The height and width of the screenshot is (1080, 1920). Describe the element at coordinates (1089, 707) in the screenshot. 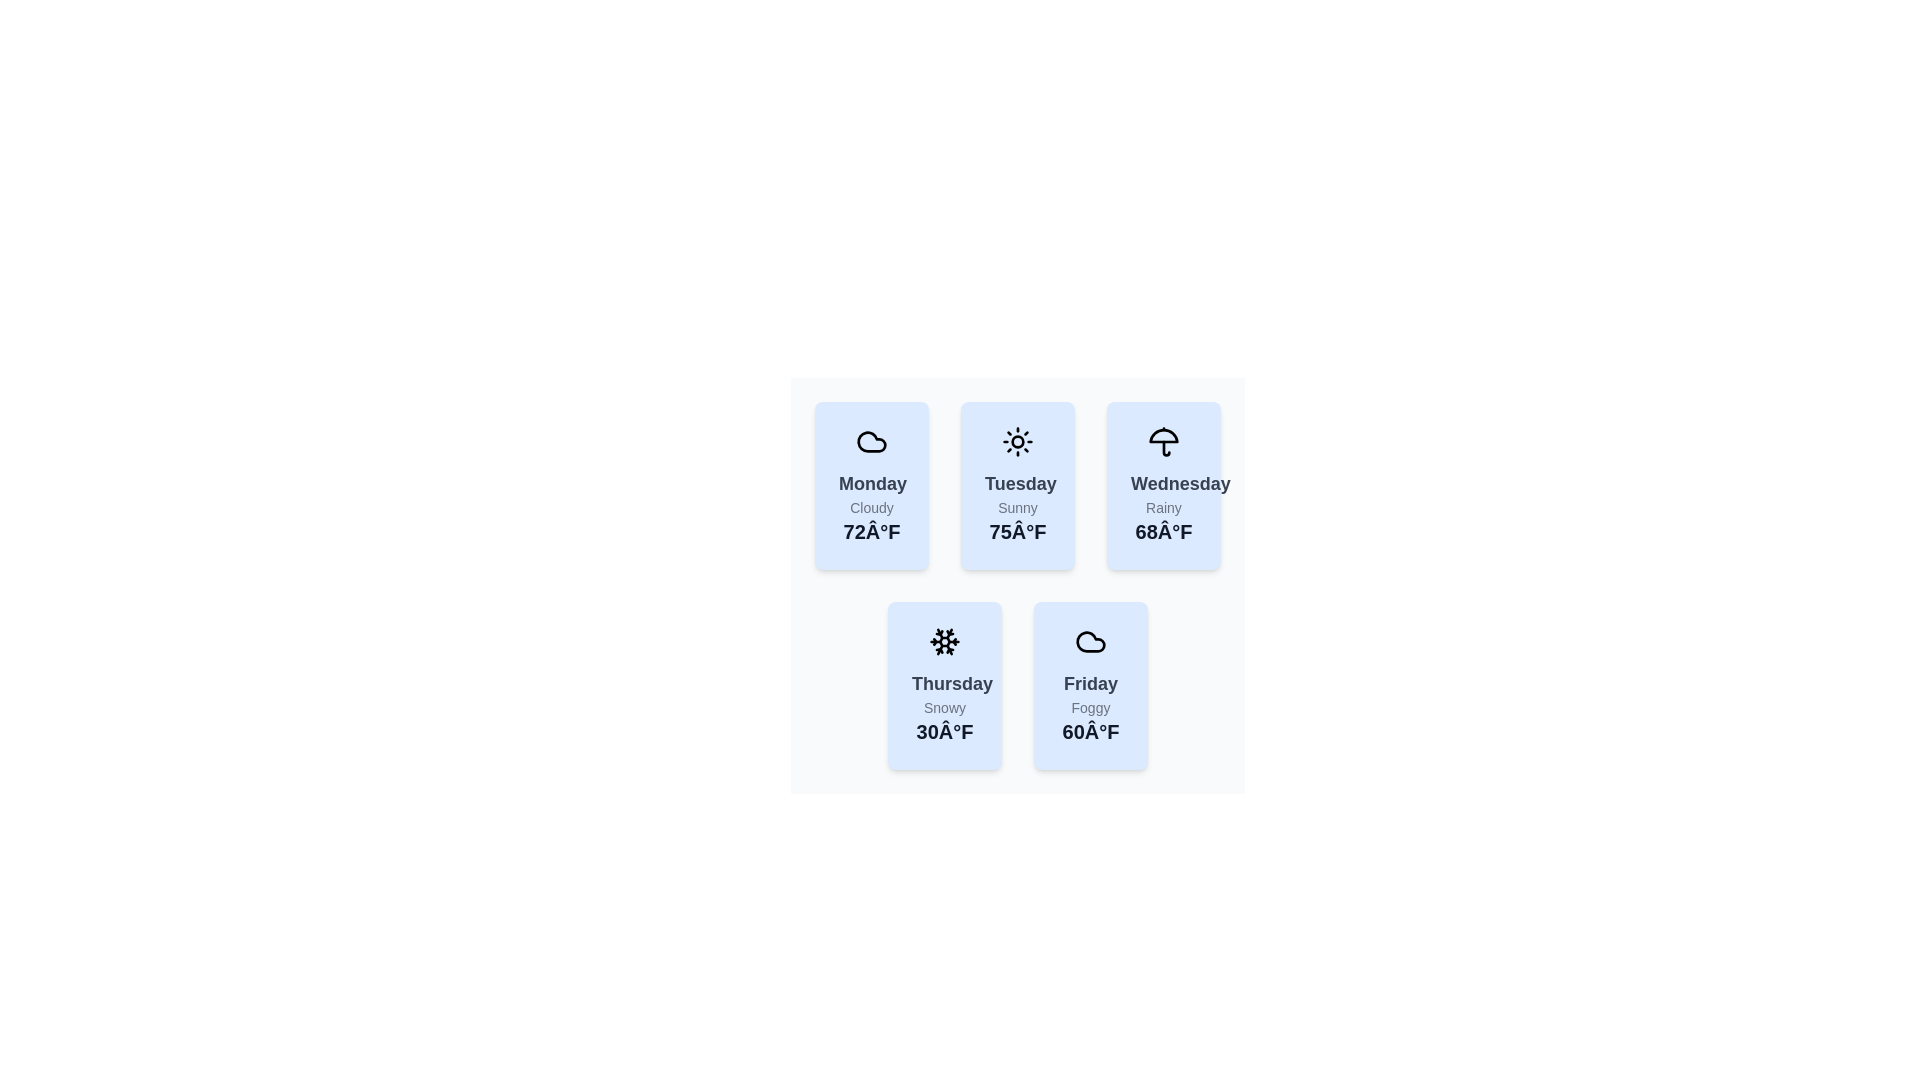

I see `the 'Foggy' text label located within the 'Friday' card in the bottom right corner of the grid layout, which provides a description of the weather condition for Friday` at that location.